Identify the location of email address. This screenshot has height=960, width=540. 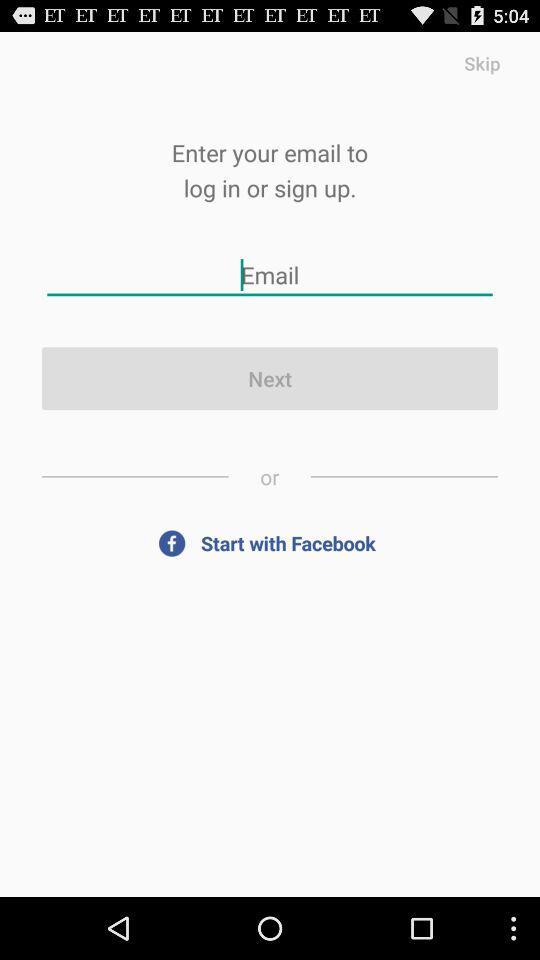
(270, 274).